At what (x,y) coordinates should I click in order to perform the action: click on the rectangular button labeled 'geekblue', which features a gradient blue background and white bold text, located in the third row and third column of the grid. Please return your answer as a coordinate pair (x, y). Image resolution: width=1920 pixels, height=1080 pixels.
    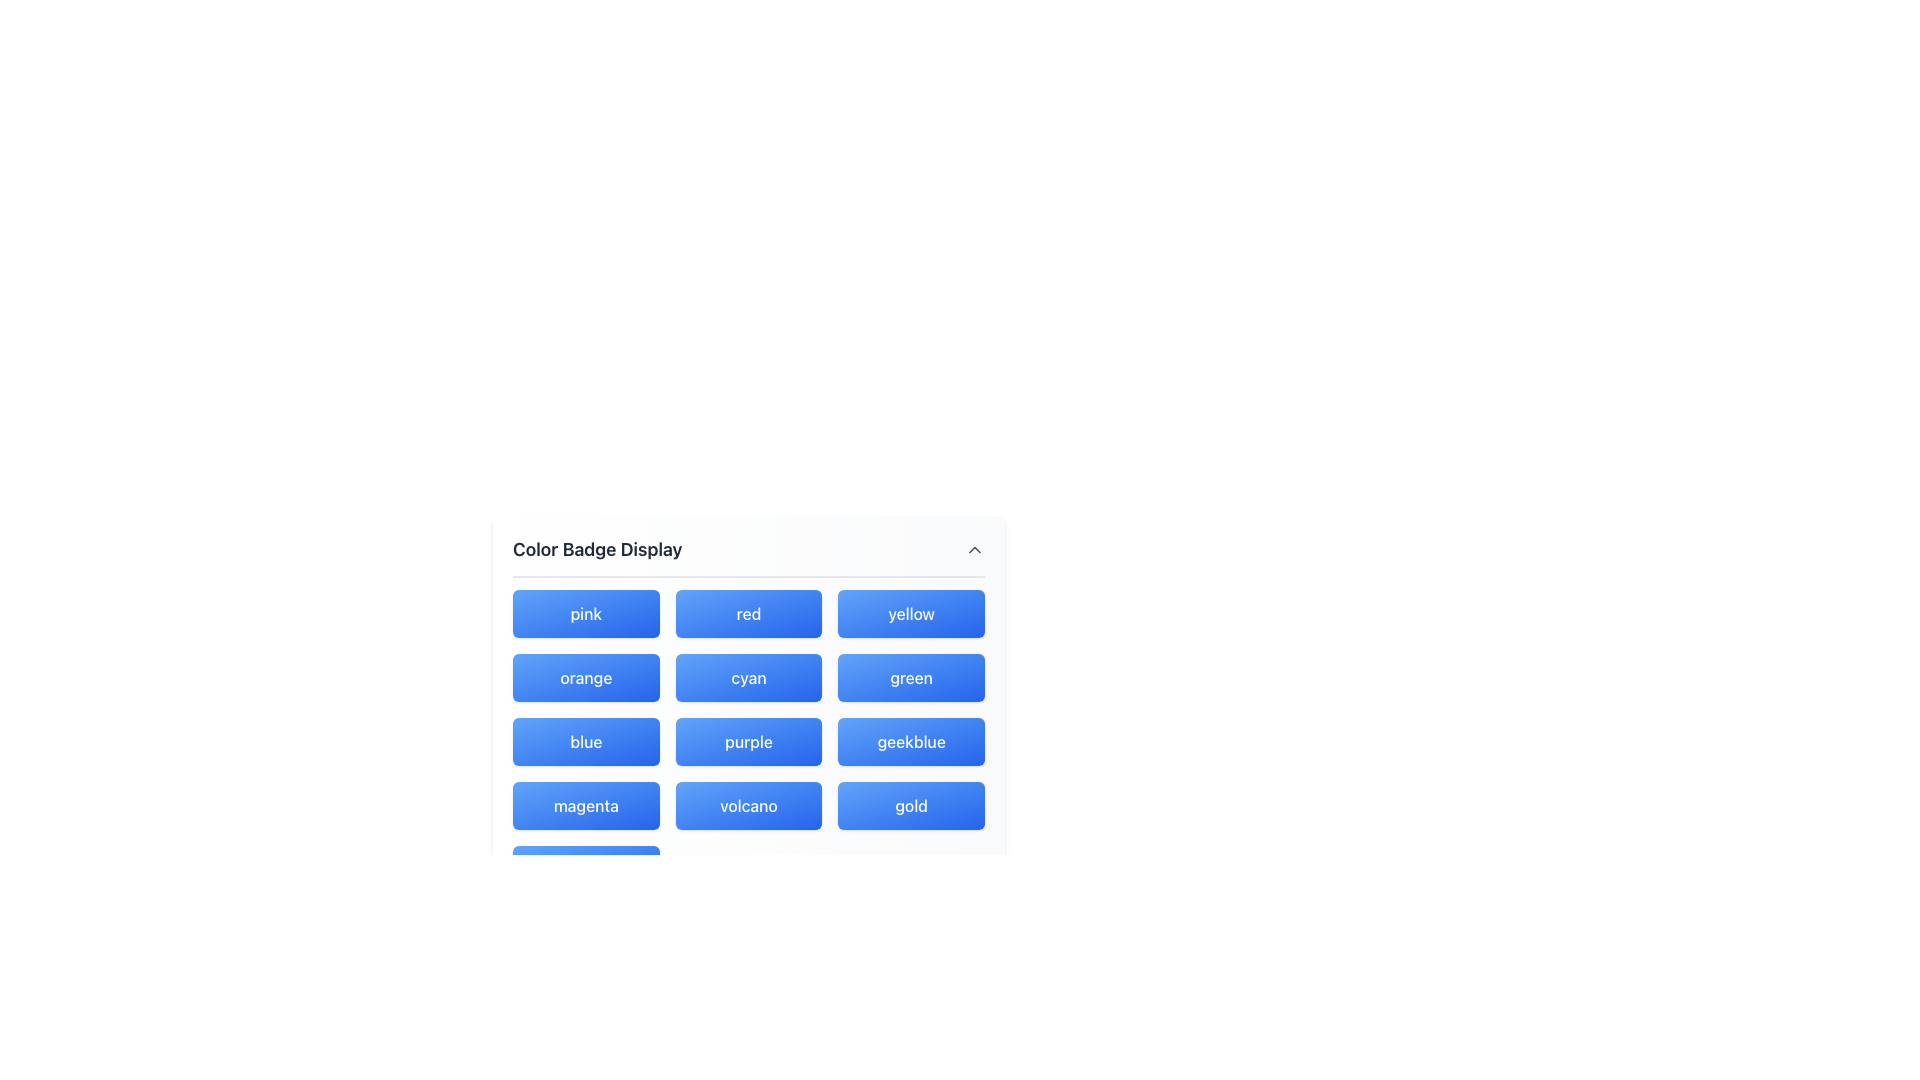
    Looking at the image, I should click on (910, 741).